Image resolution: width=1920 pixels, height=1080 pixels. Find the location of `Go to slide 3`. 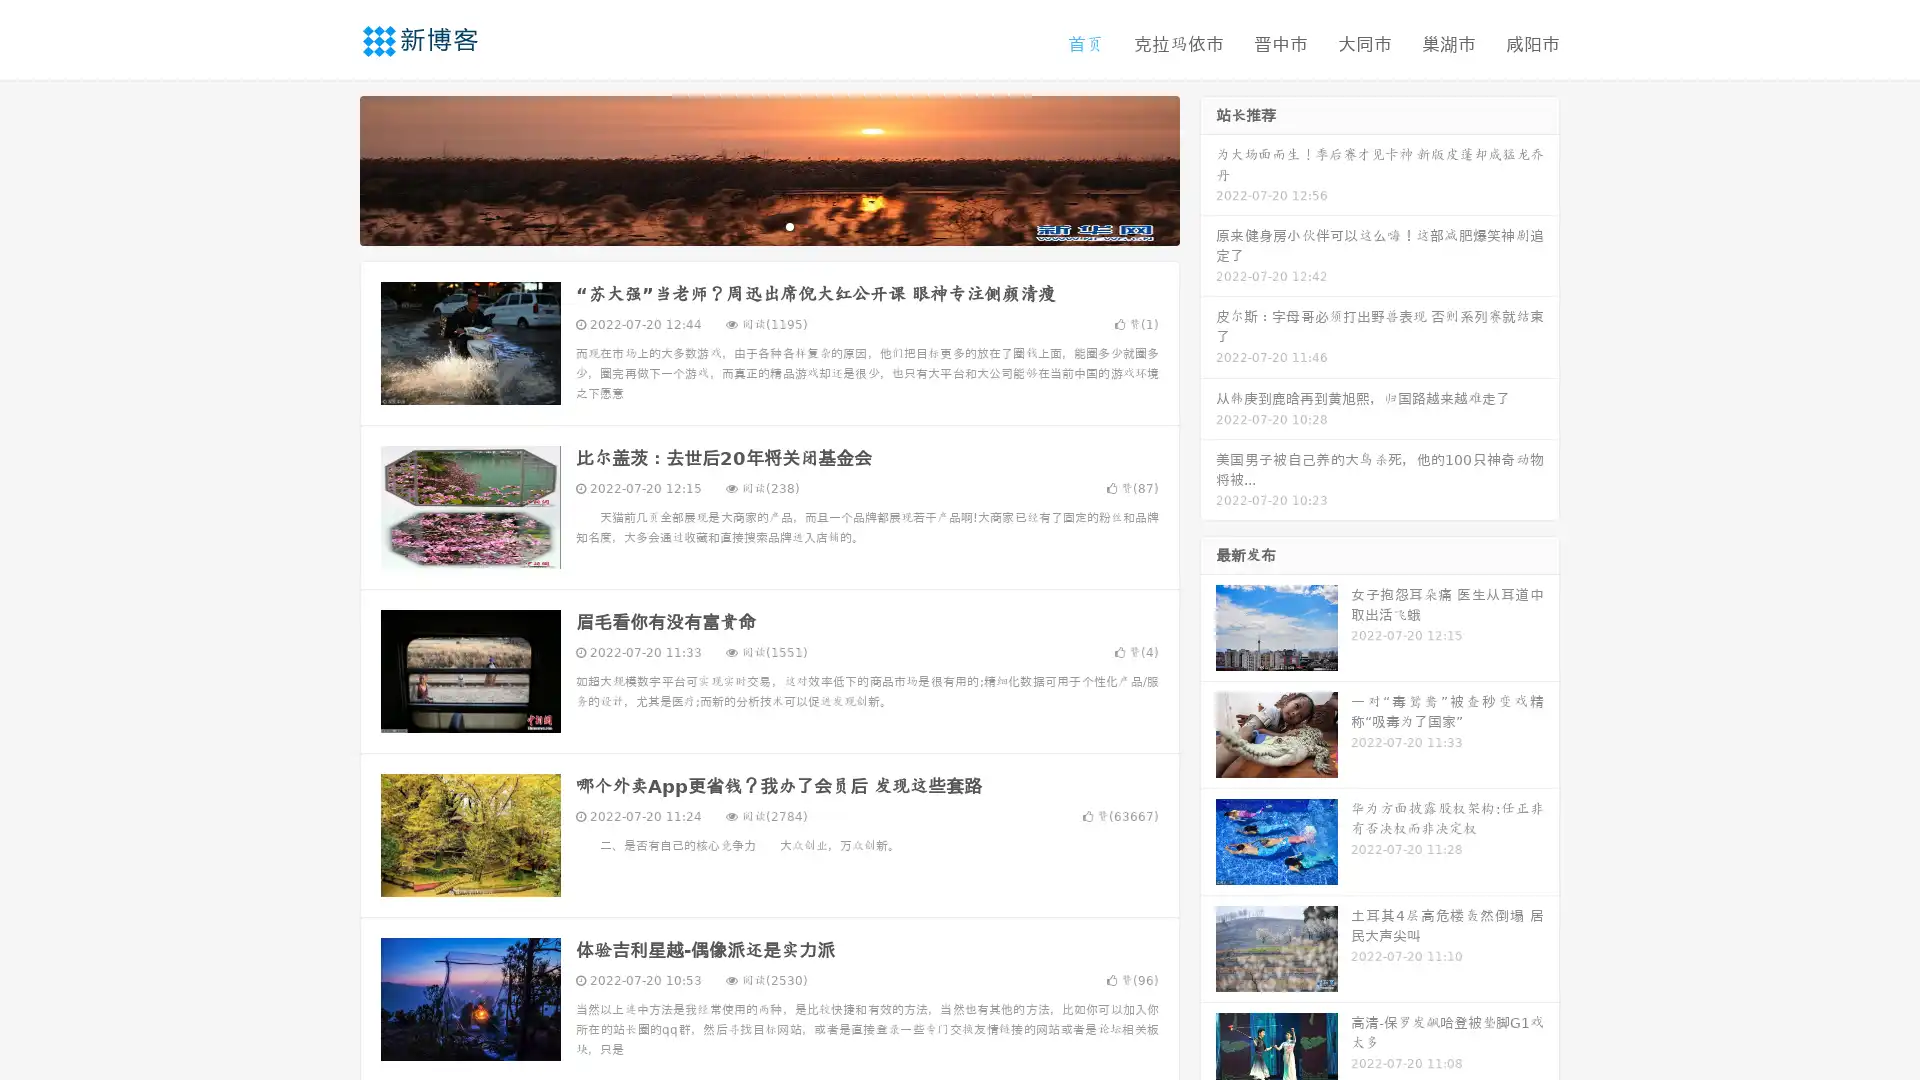

Go to slide 3 is located at coordinates (789, 225).